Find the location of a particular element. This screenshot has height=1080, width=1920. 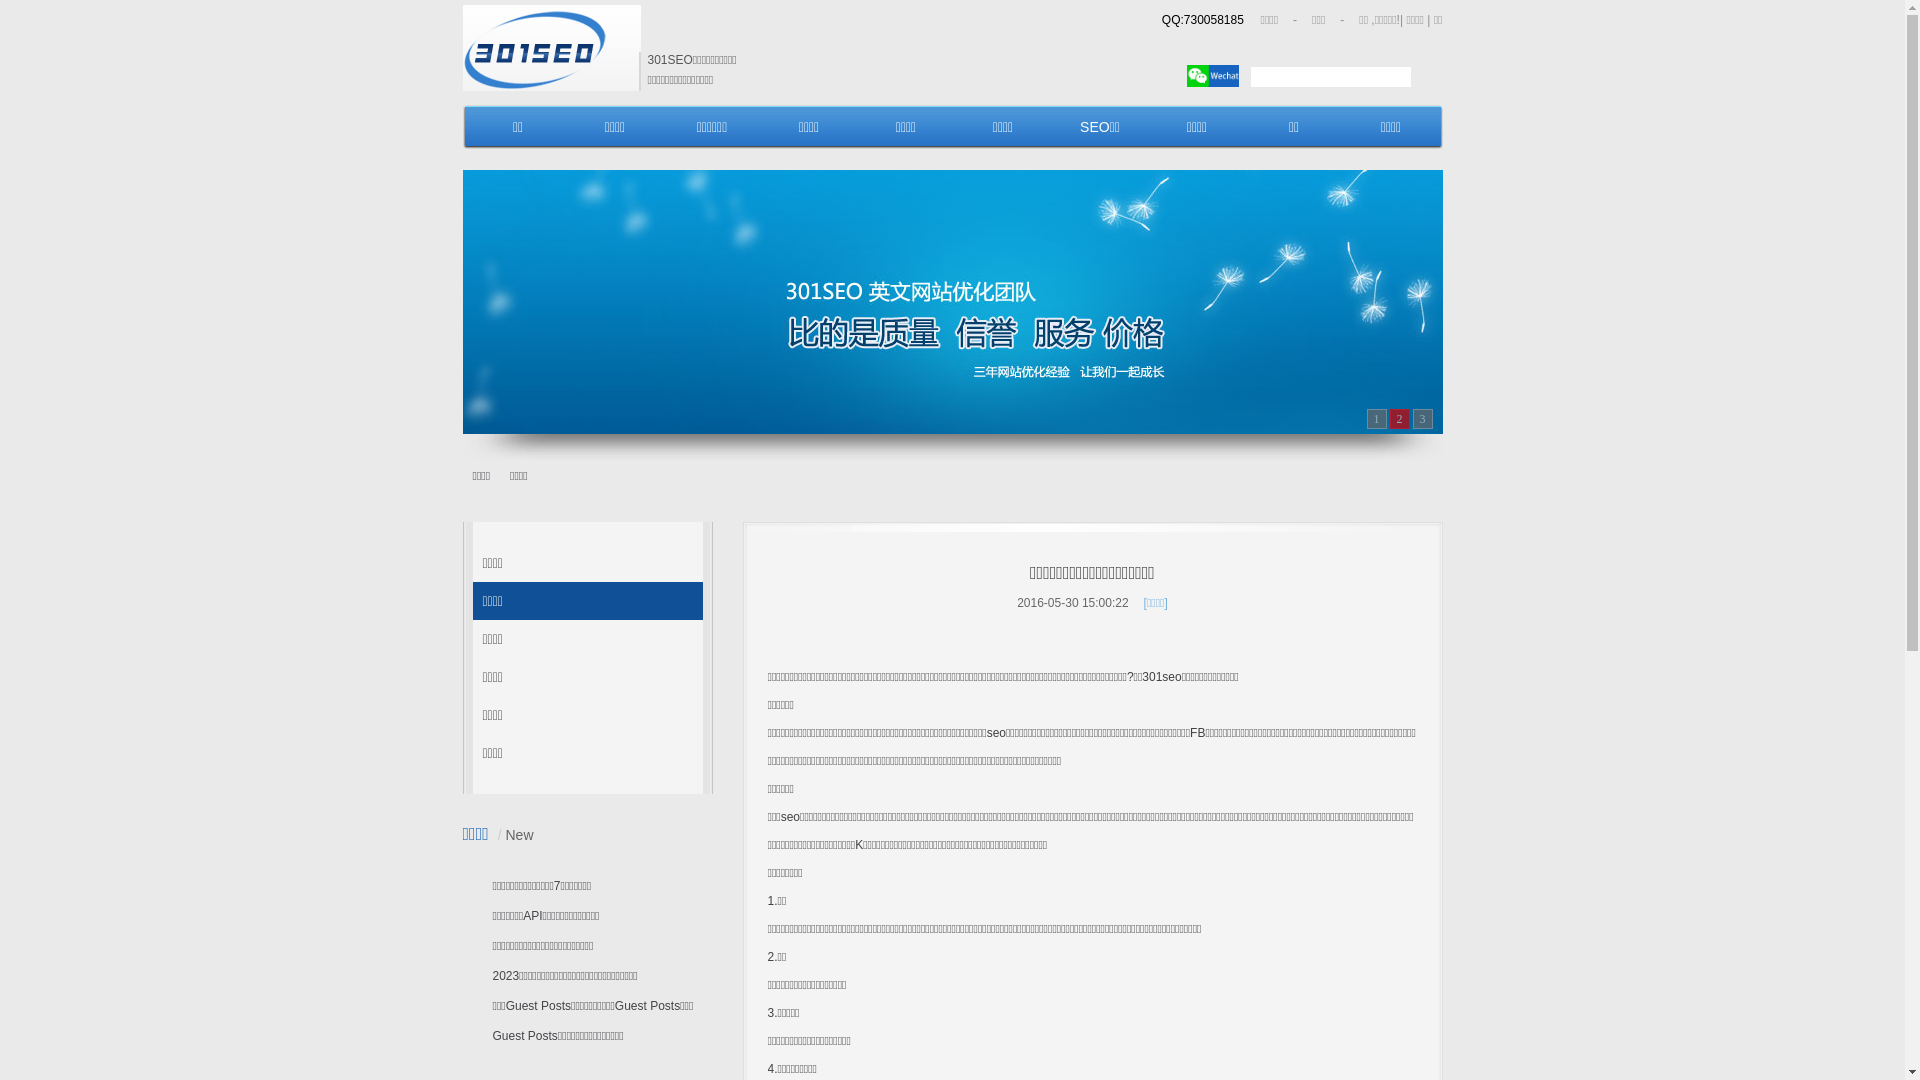

'QQ:730058185' is located at coordinates (1202, 19).